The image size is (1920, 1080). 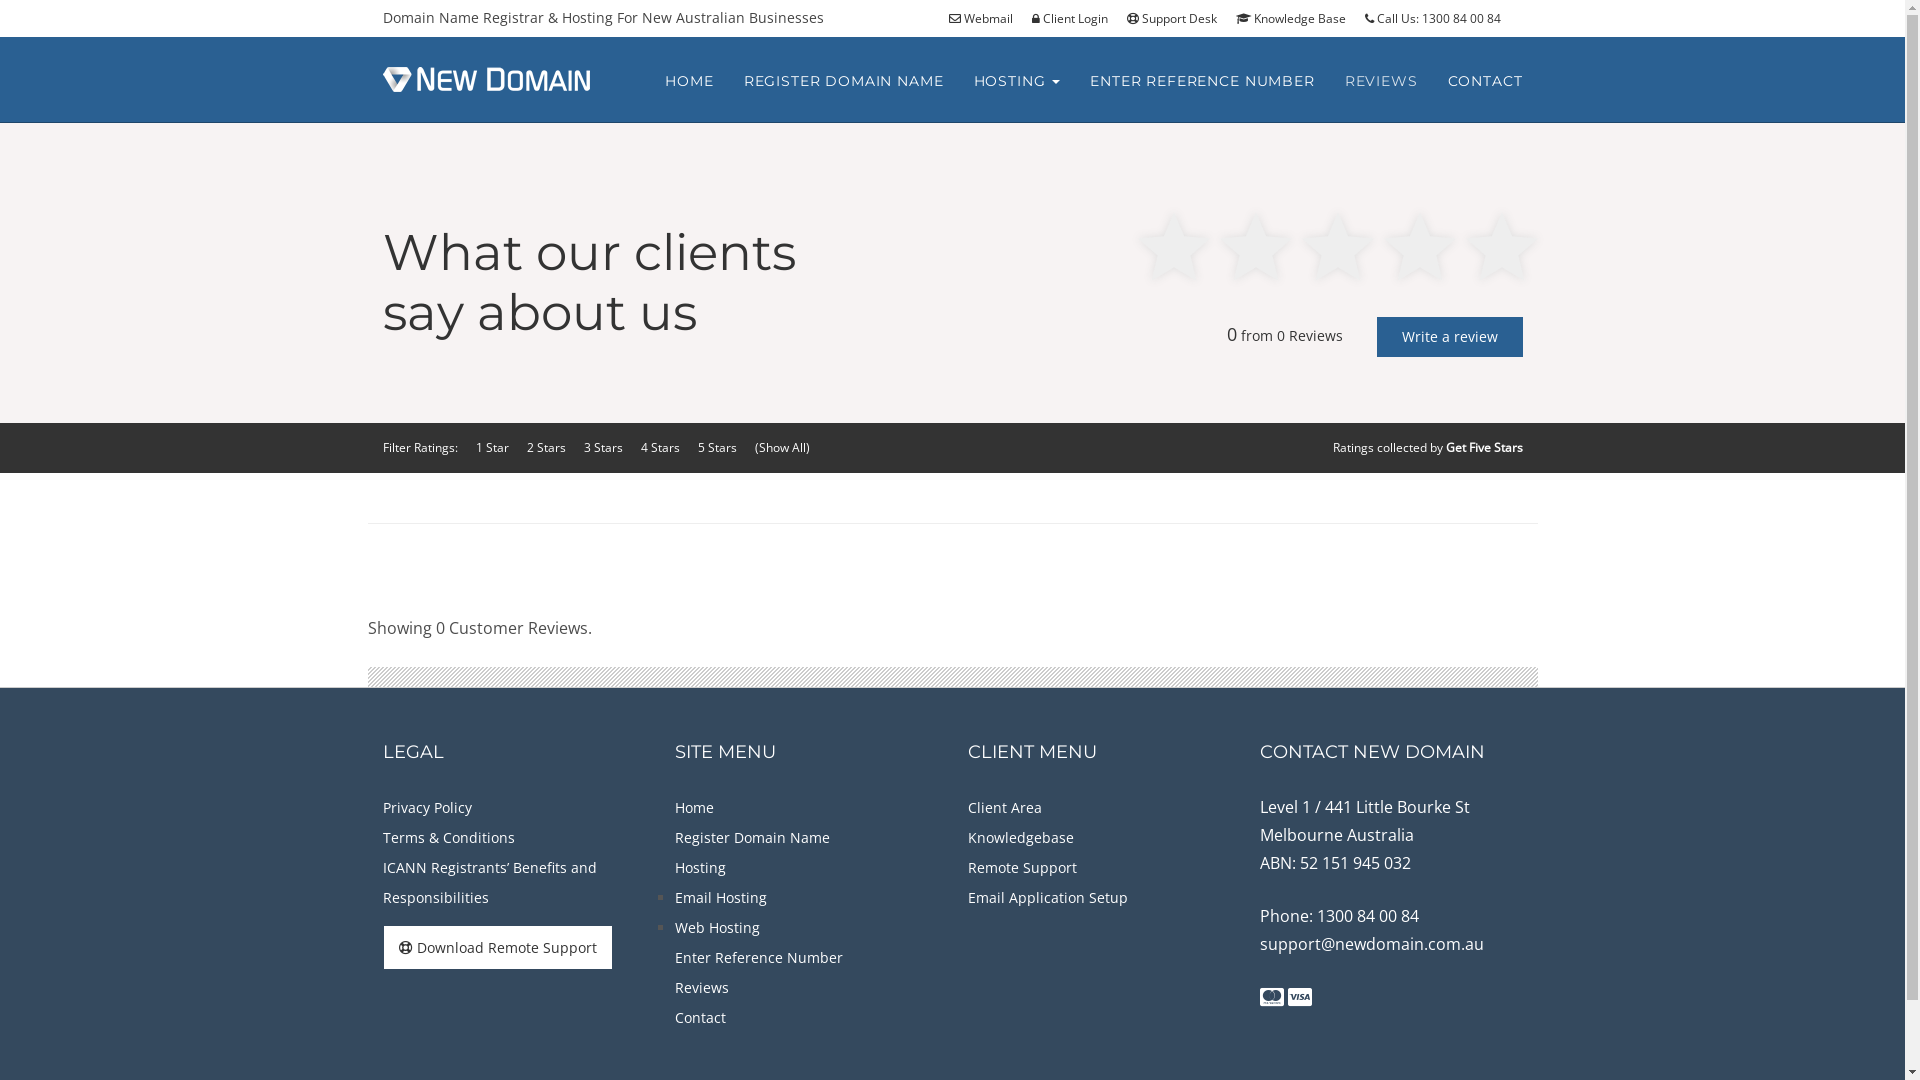 What do you see at coordinates (1021, 837) in the screenshot?
I see `'Knowledgebase'` at bounding box center [1021, 837].